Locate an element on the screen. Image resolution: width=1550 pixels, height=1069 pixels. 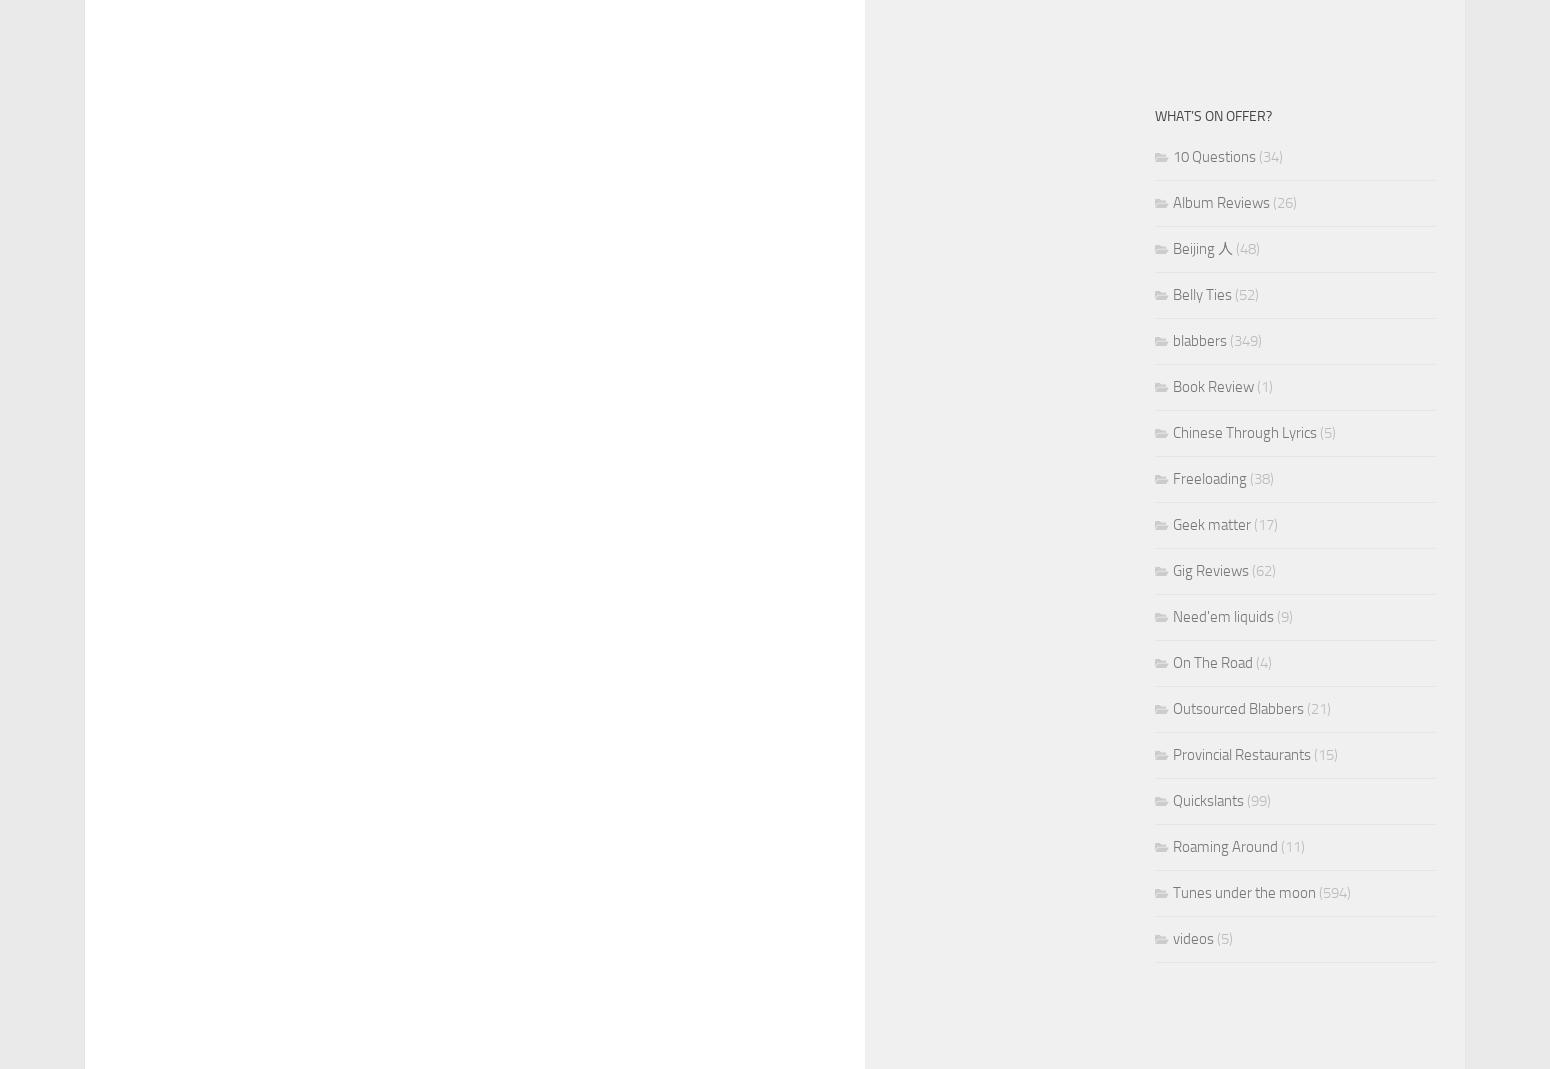
'Tunes under the moon' is located at coordinates (1173, 892).